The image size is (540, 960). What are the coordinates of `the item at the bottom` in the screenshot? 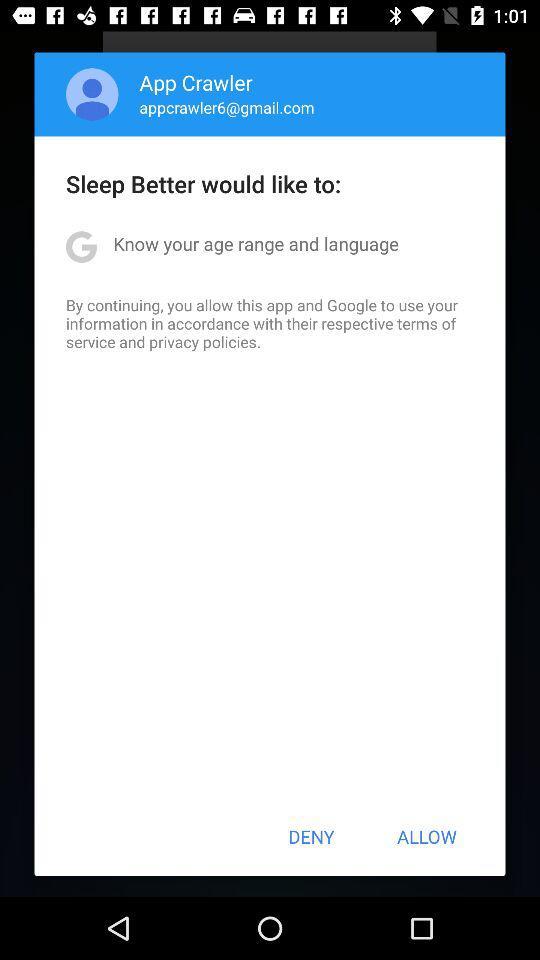 It's located at (311, 836).